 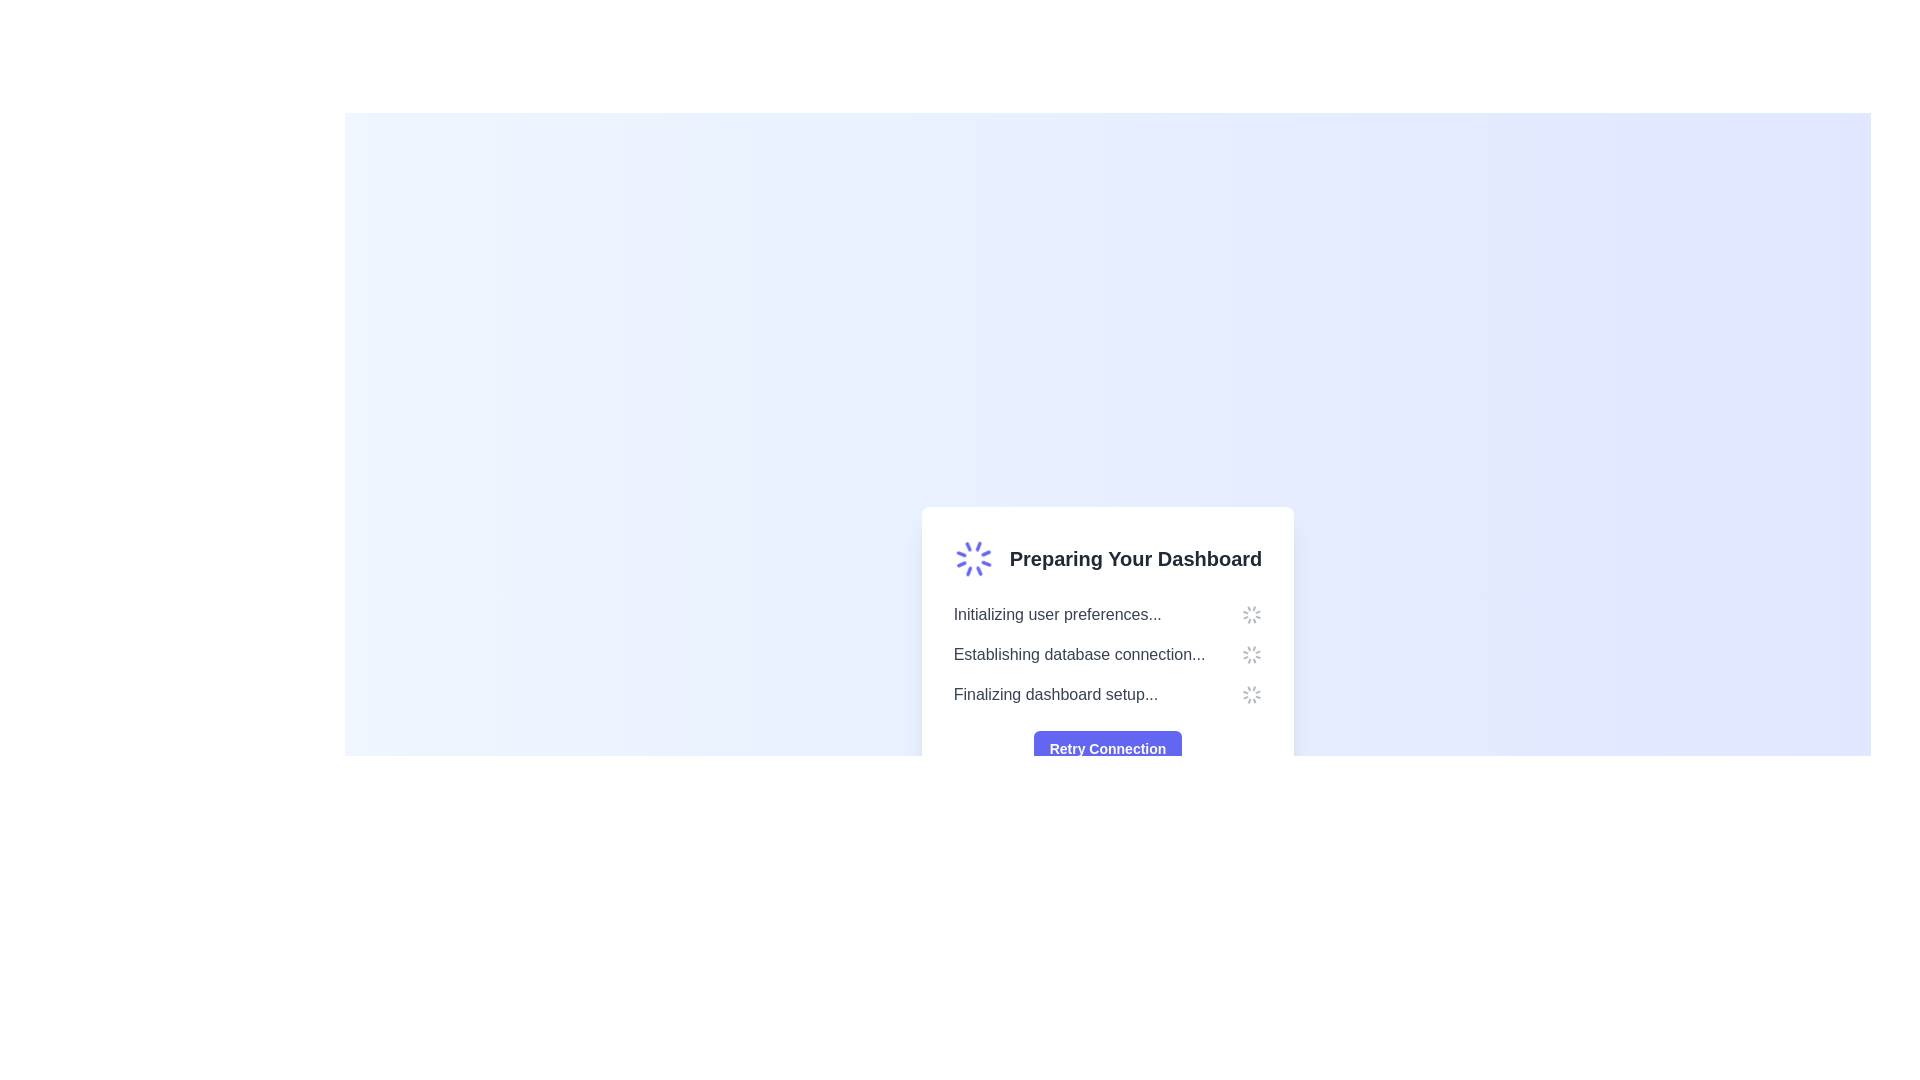 I want to click on text of the status label indicating the current process of establishing a connection to the database, which is the second item in the list under 'Preparing Your Dashboard', so click(x=1078, y=655).